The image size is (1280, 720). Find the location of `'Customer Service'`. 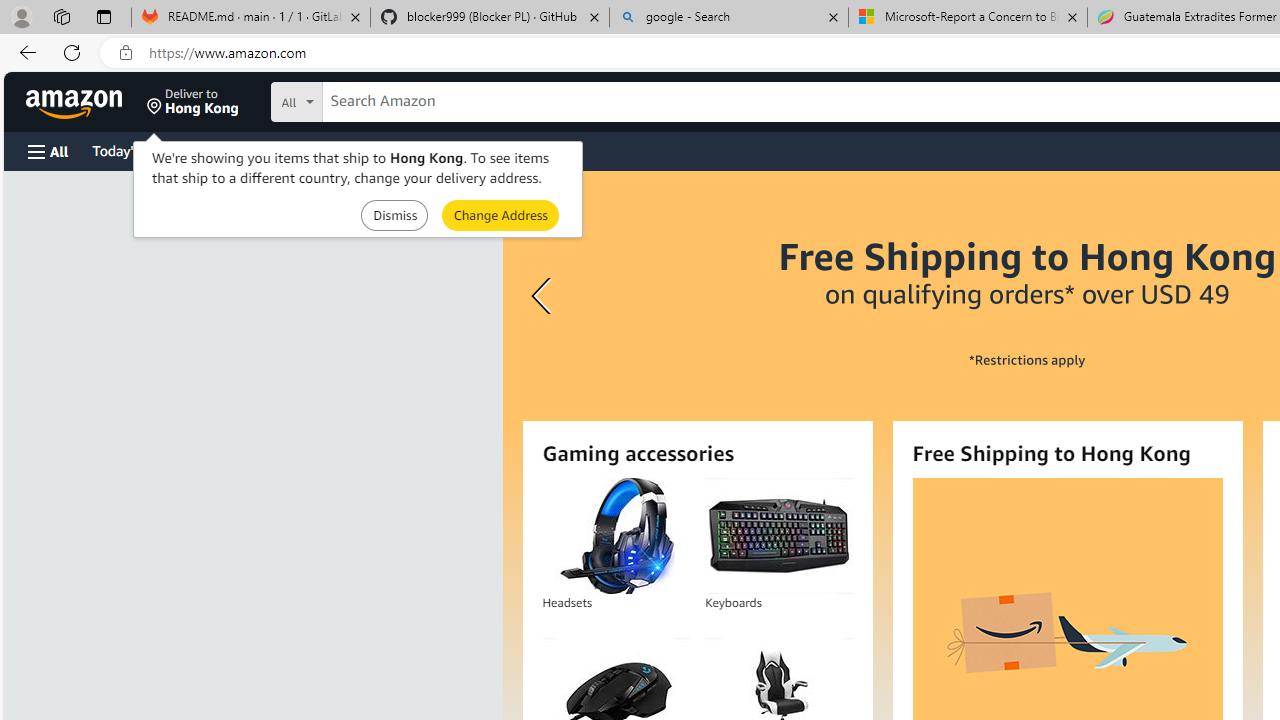

'Customer Service' is located at coordinates (255, 149).